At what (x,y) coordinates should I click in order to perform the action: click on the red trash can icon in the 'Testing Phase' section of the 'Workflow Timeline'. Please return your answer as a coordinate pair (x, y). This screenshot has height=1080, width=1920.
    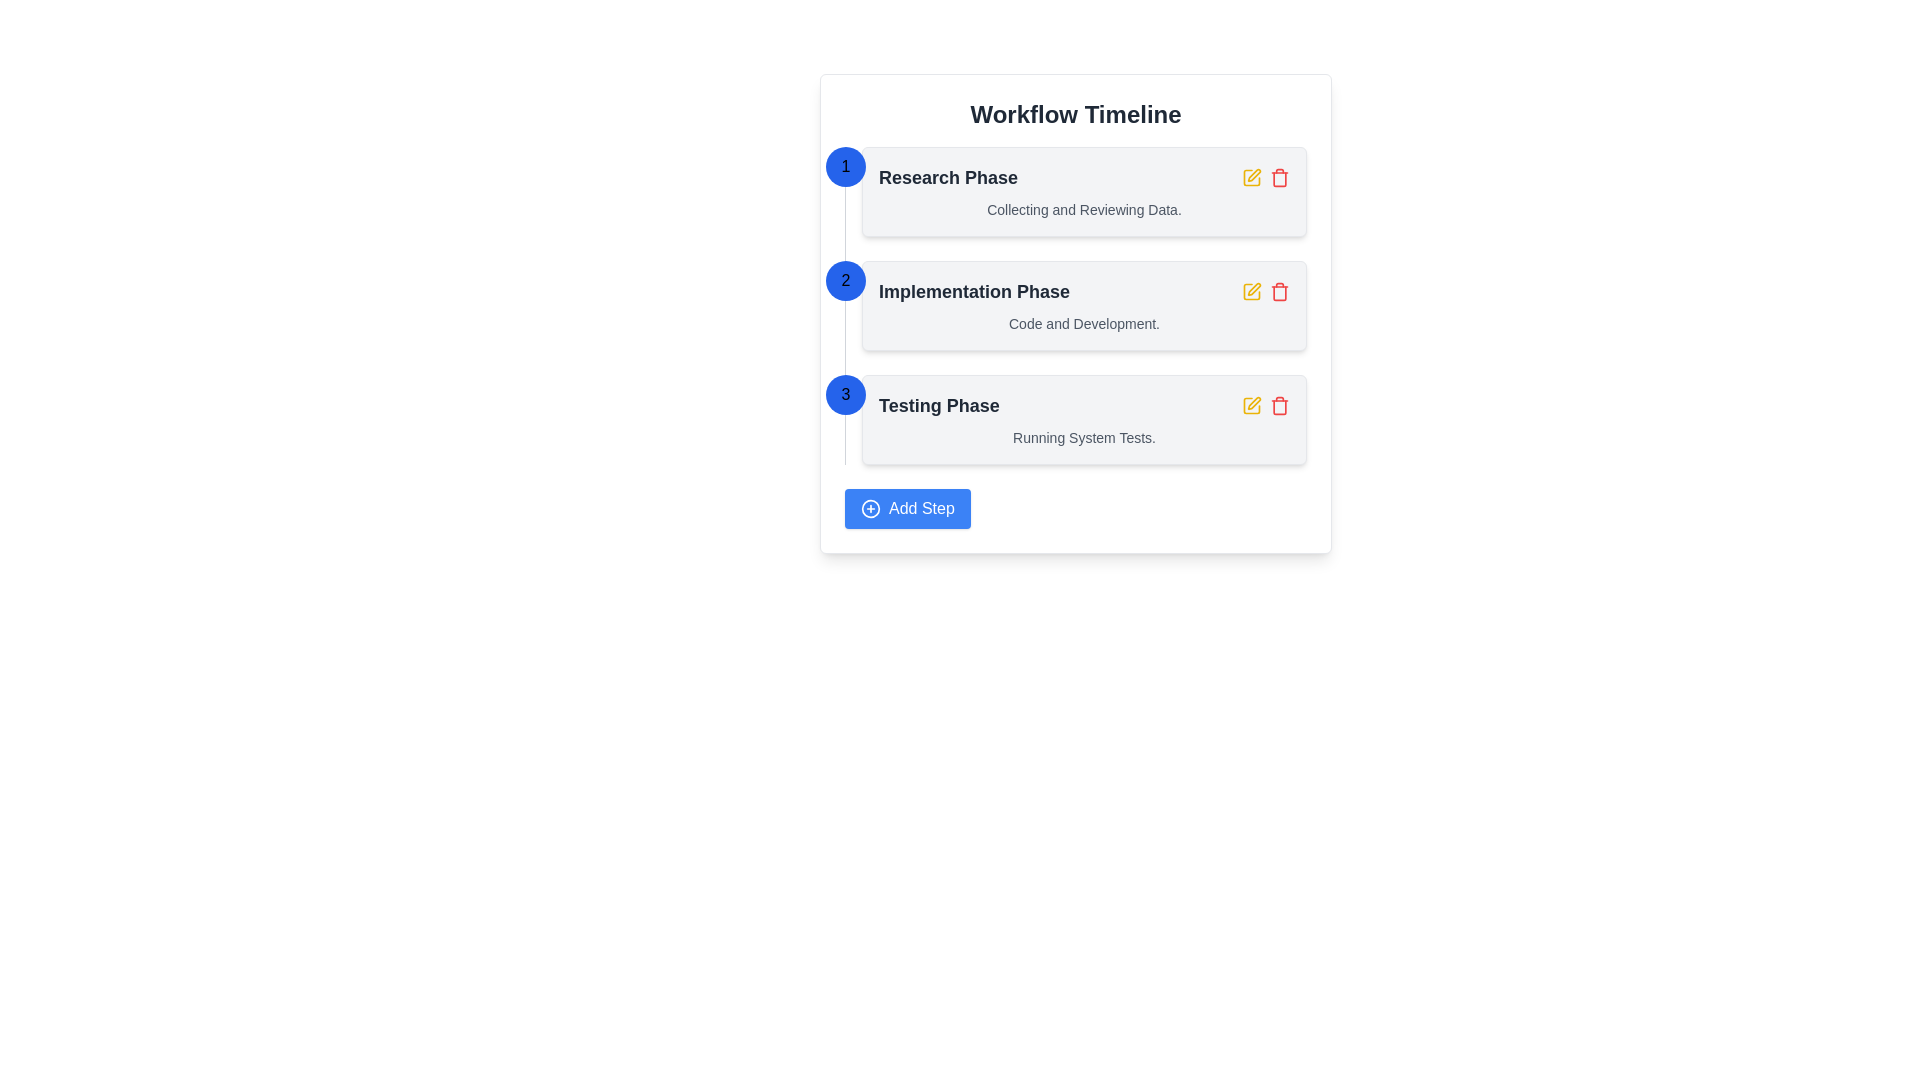
    Looking at the image, I should click on (1280, 405).